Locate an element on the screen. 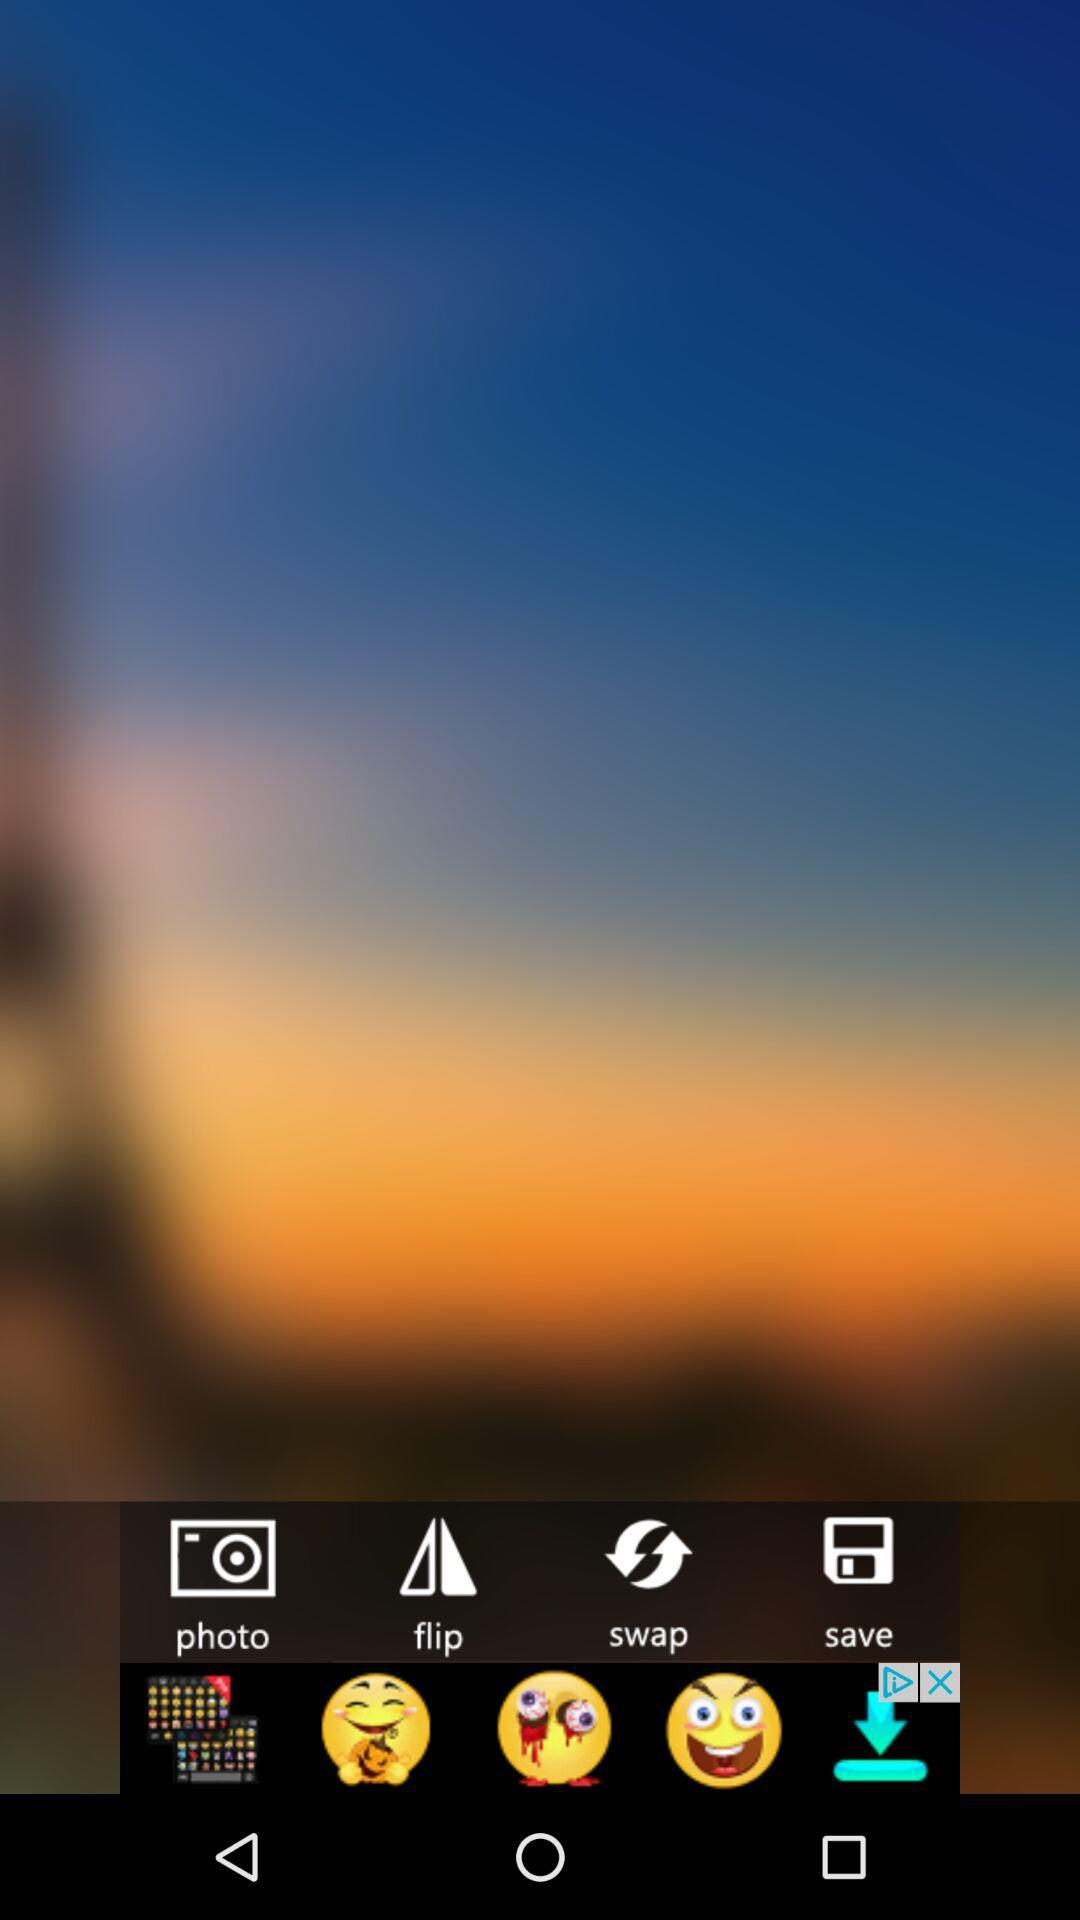  flip button is located at coordinates (434, 1579).